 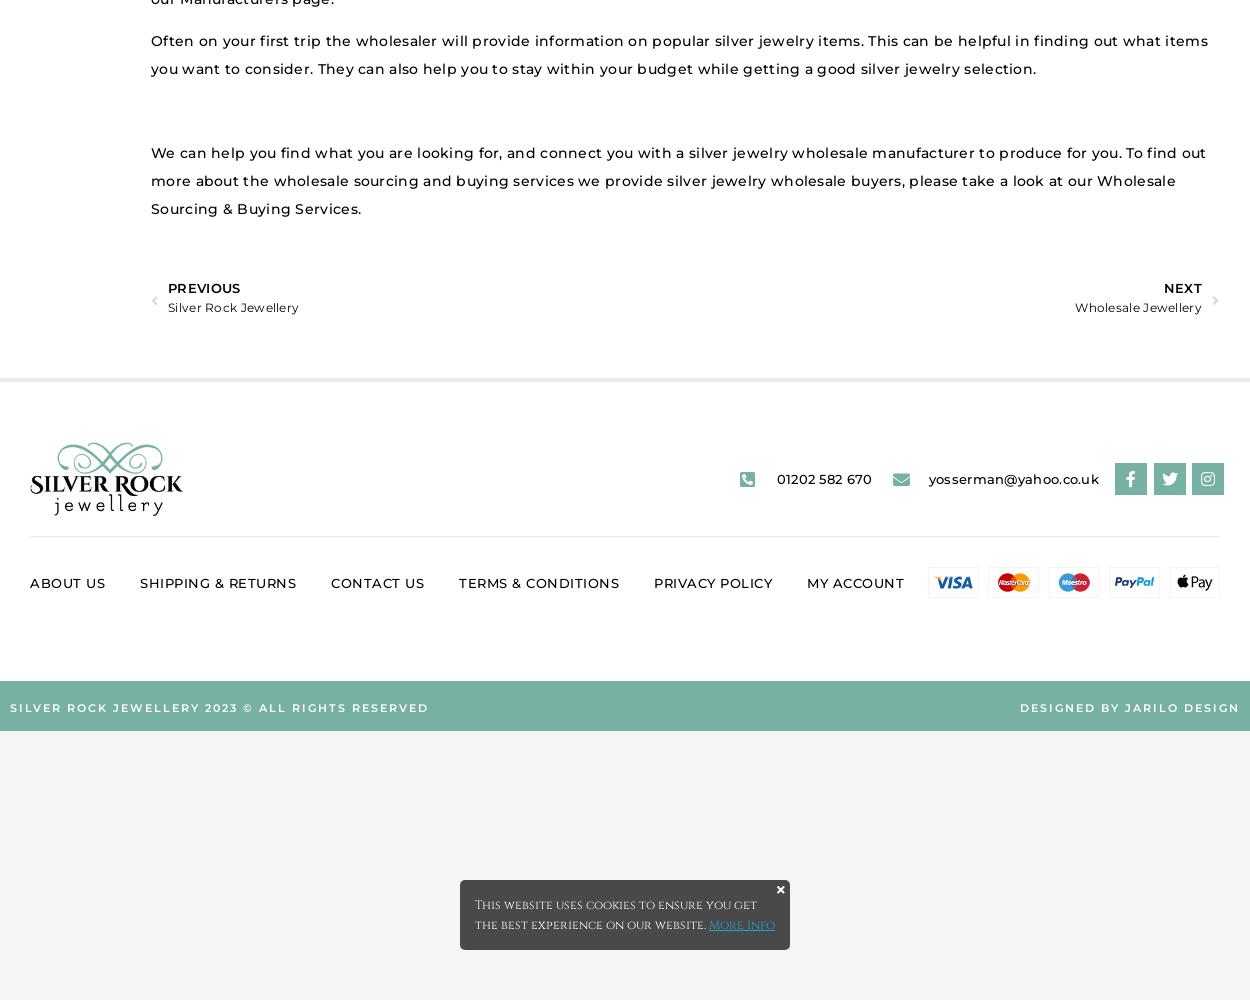 I want to click on 'Terms & Conditions', so click(x=539, y=582).